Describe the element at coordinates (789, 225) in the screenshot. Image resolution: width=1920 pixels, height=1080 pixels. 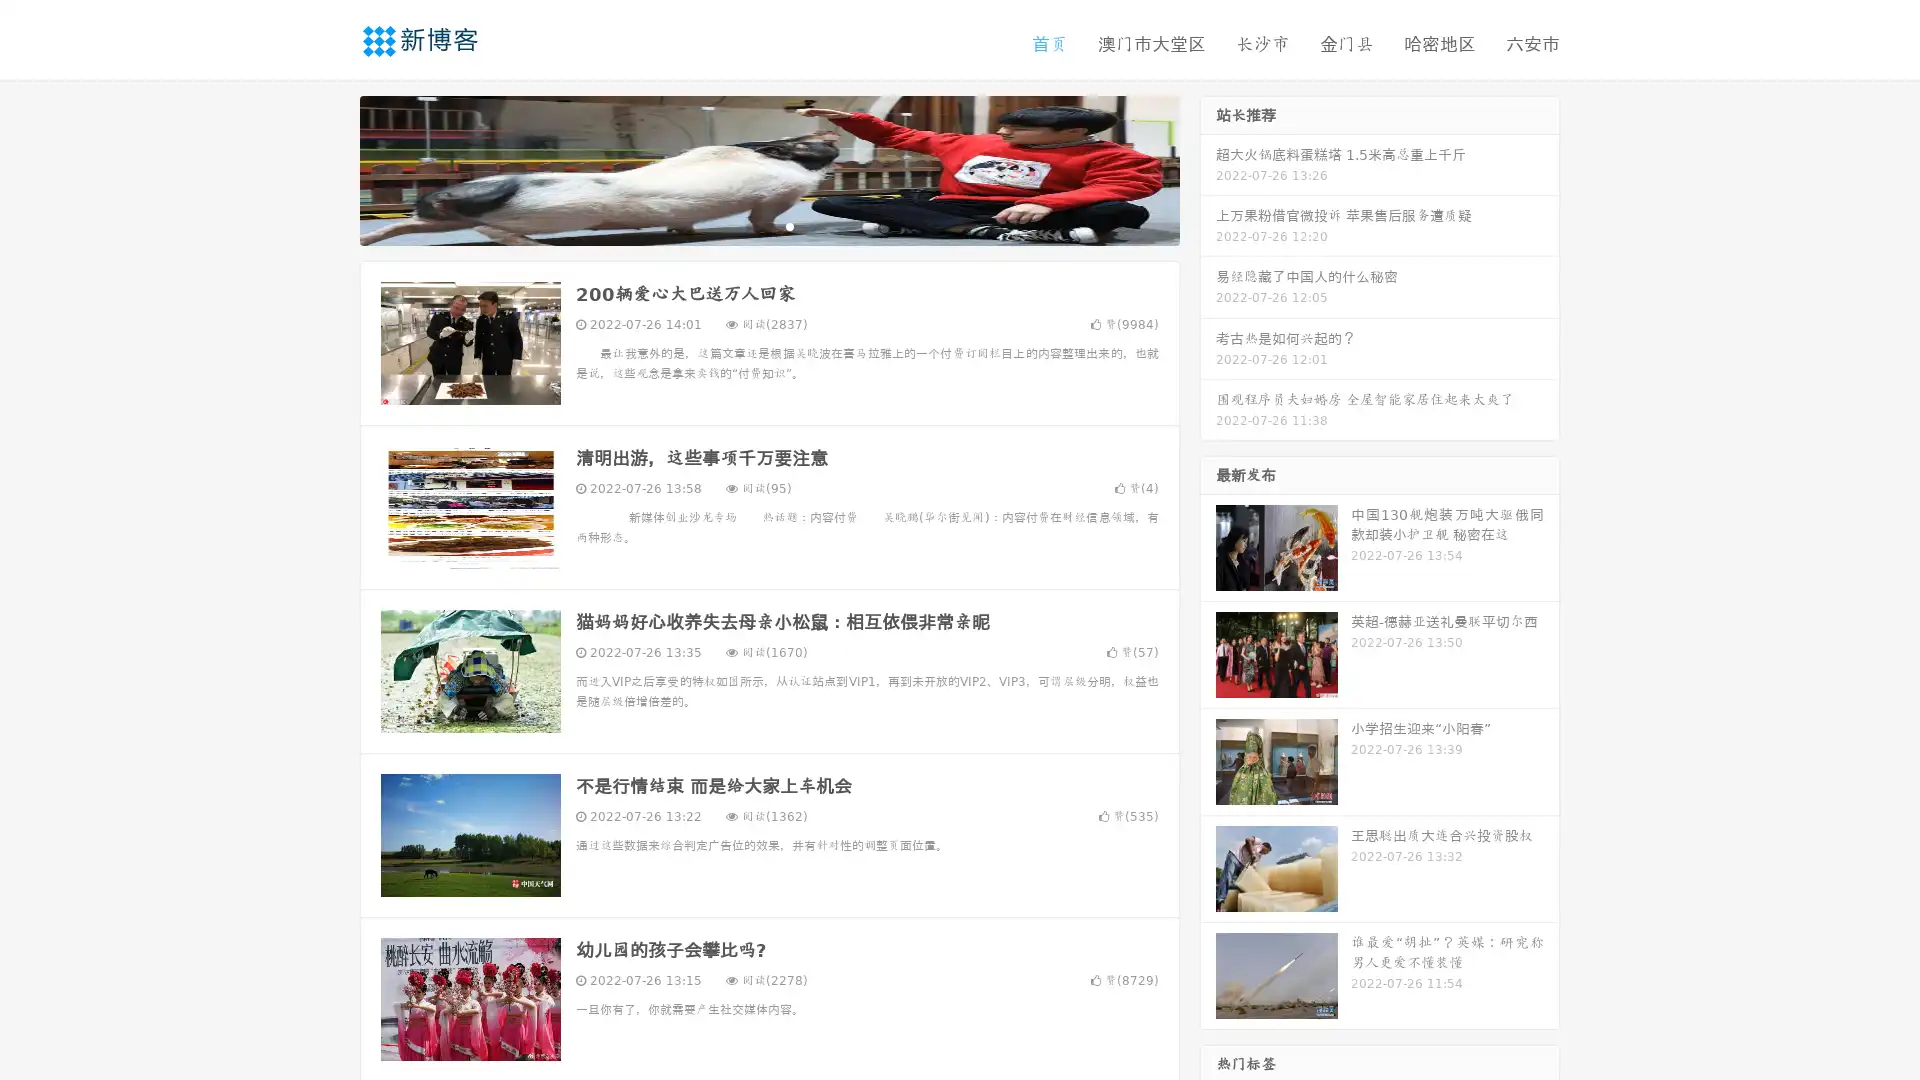
I see `Go to slide 3` at that location.